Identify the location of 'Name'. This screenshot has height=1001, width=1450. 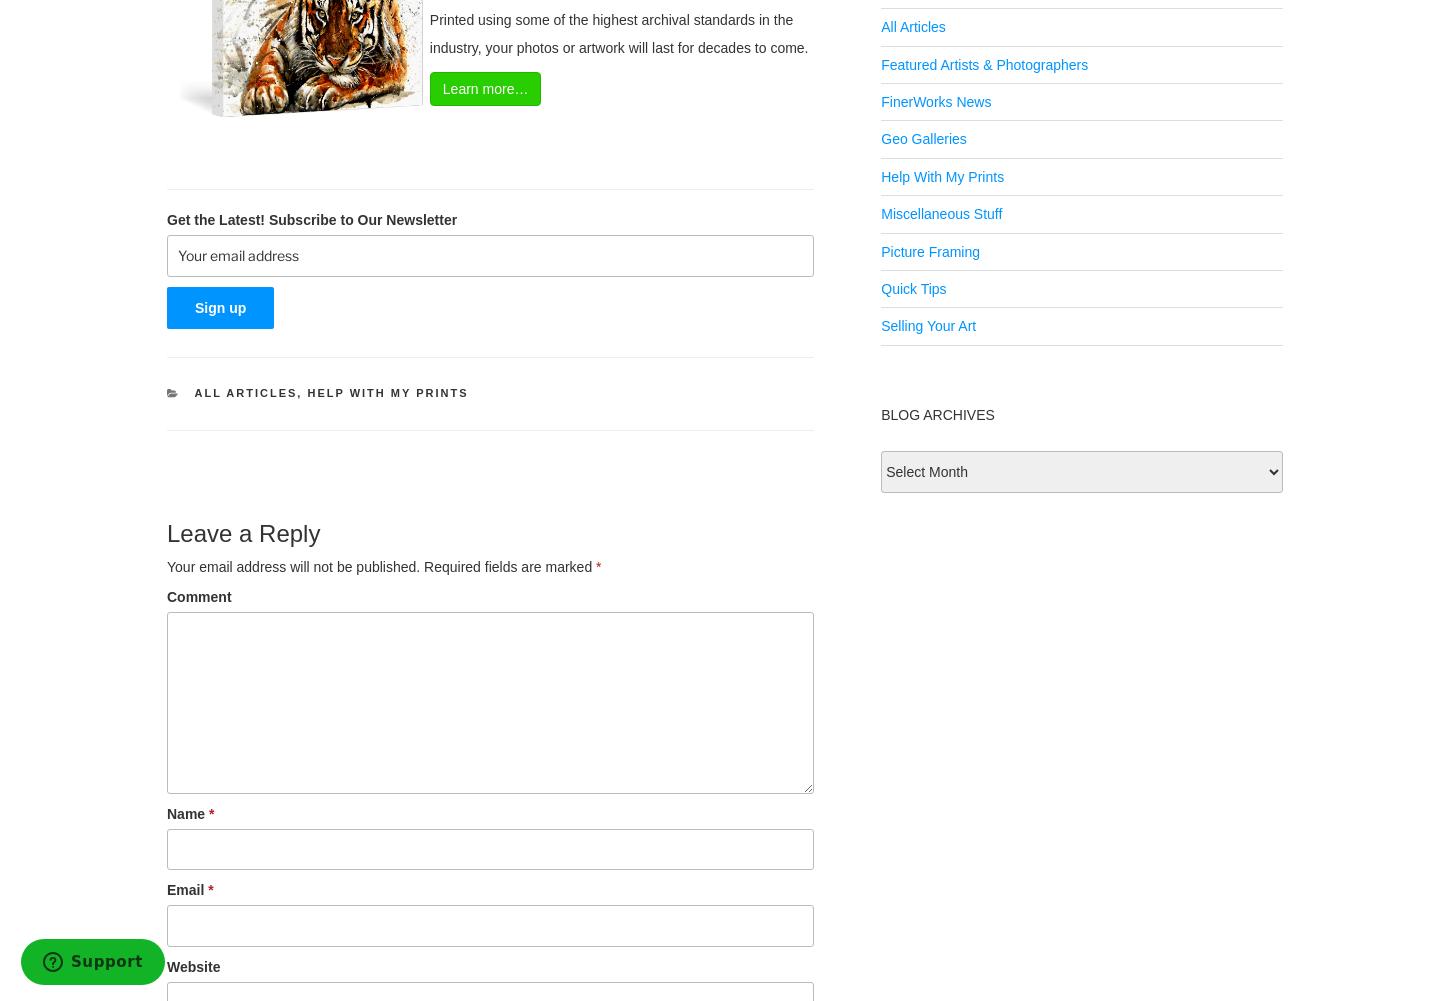
(166, 812).